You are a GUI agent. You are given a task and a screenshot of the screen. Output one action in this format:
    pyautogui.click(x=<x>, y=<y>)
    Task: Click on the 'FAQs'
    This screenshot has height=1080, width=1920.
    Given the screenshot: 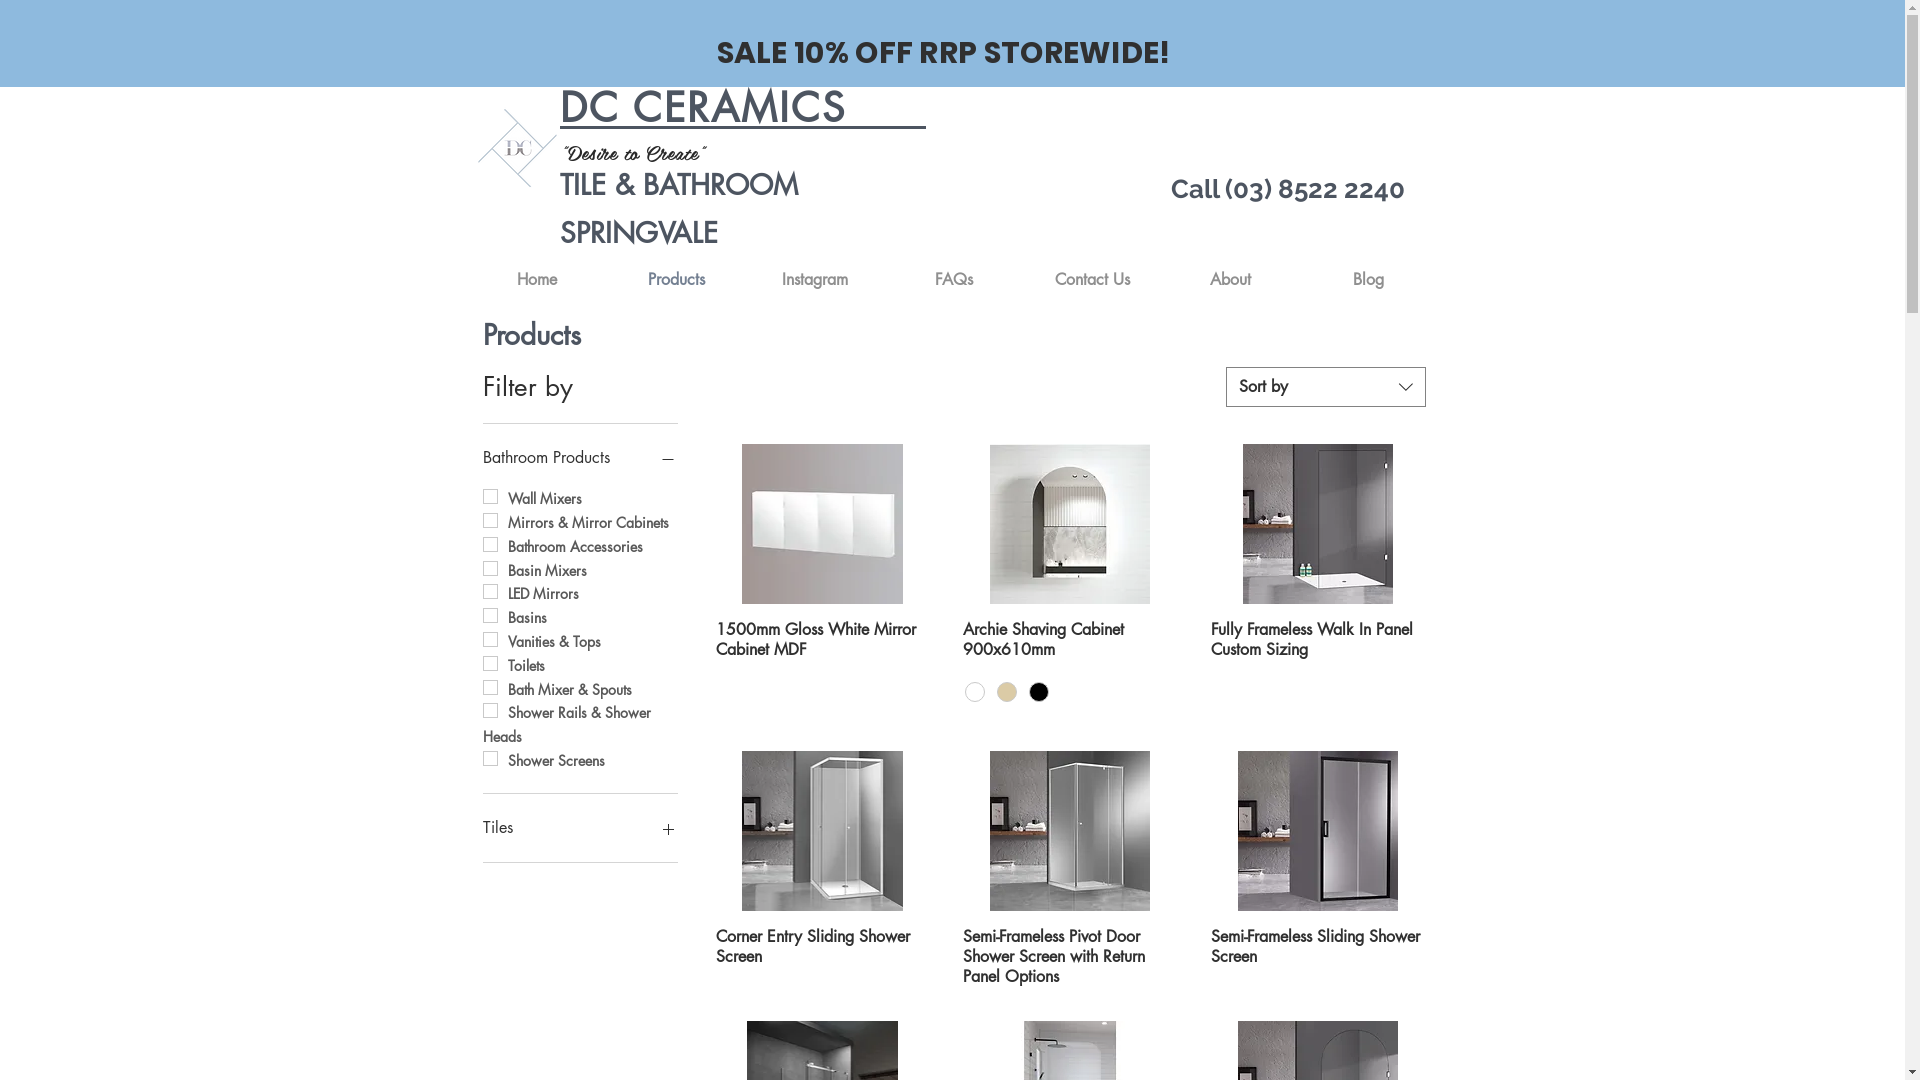 What is the action you would take?
    pyautogui.click(x=882, y=280)
    